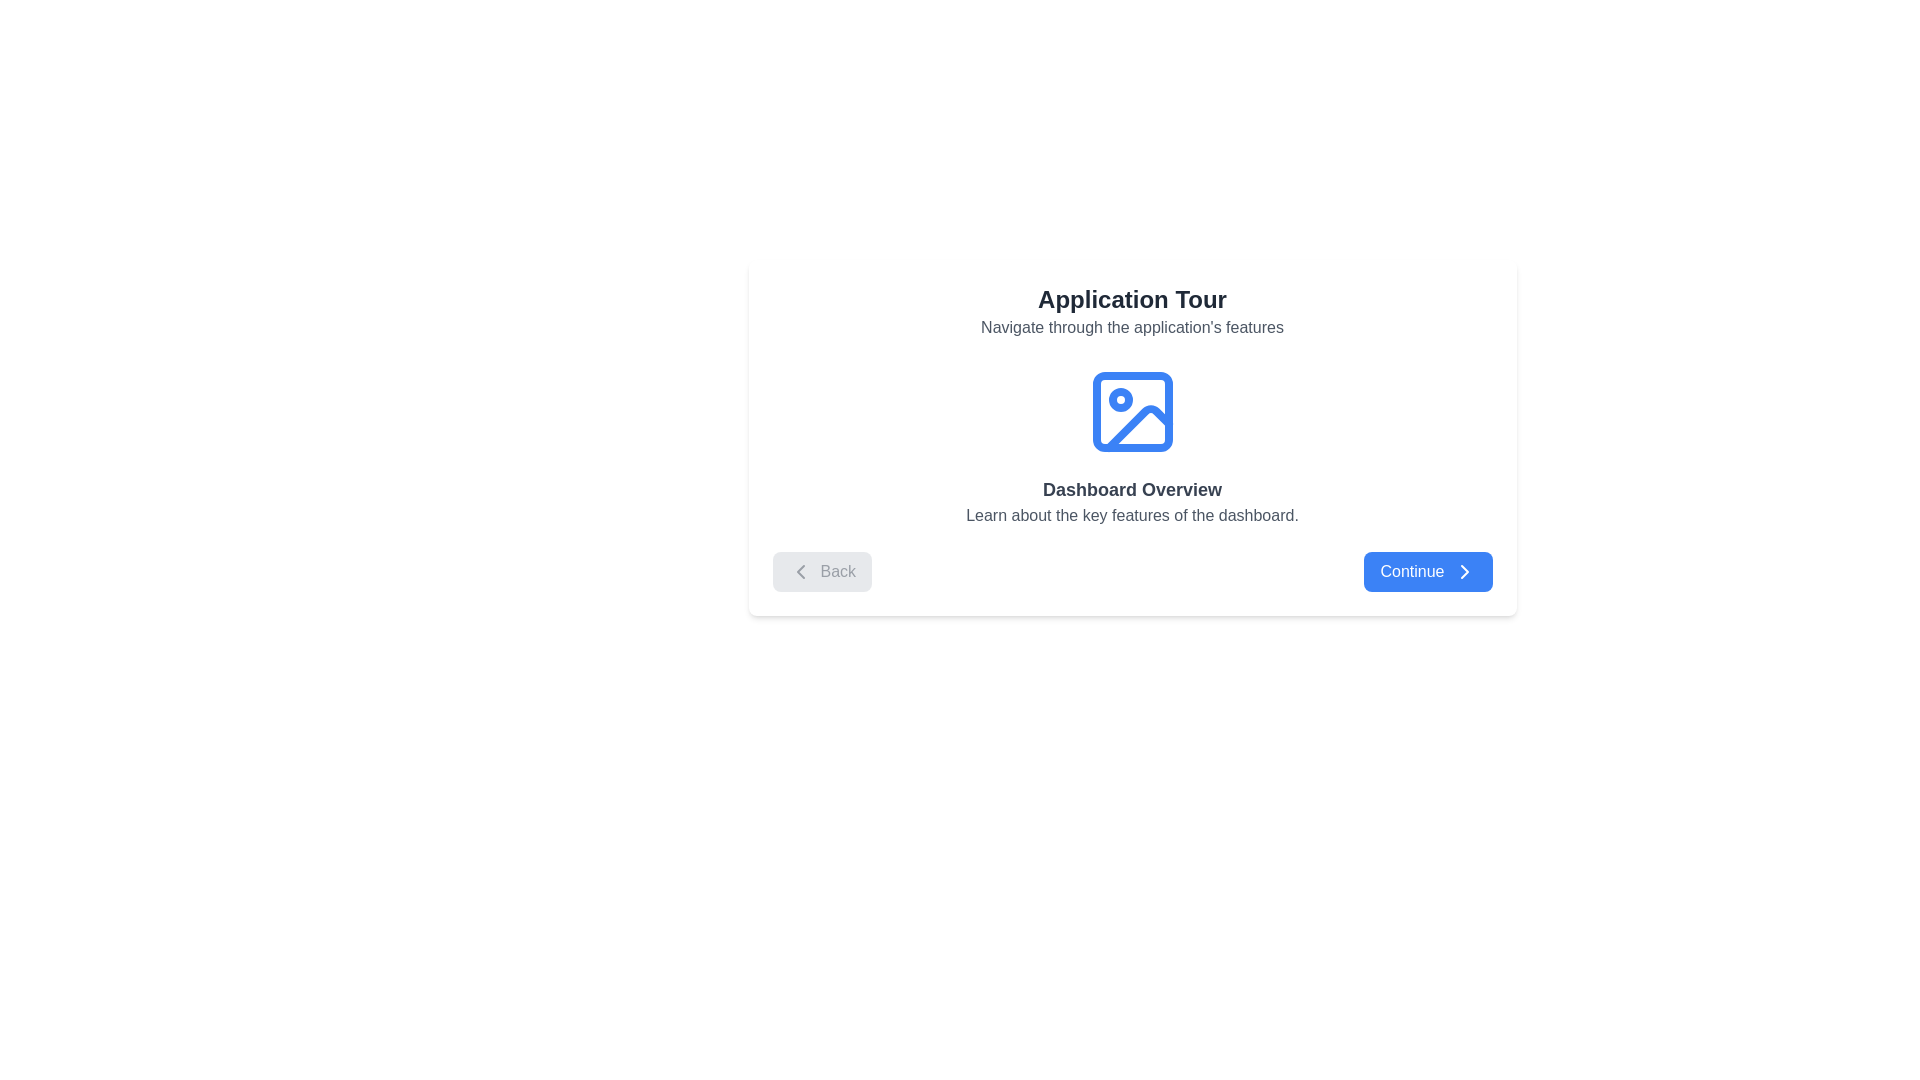  What do you see at coordinates (800, 571) in the screenshot?
I see `the left-pointing chevron arrow icon that is part of the 'Back' button for accessibility purposes` at bounding box center [800, 571].